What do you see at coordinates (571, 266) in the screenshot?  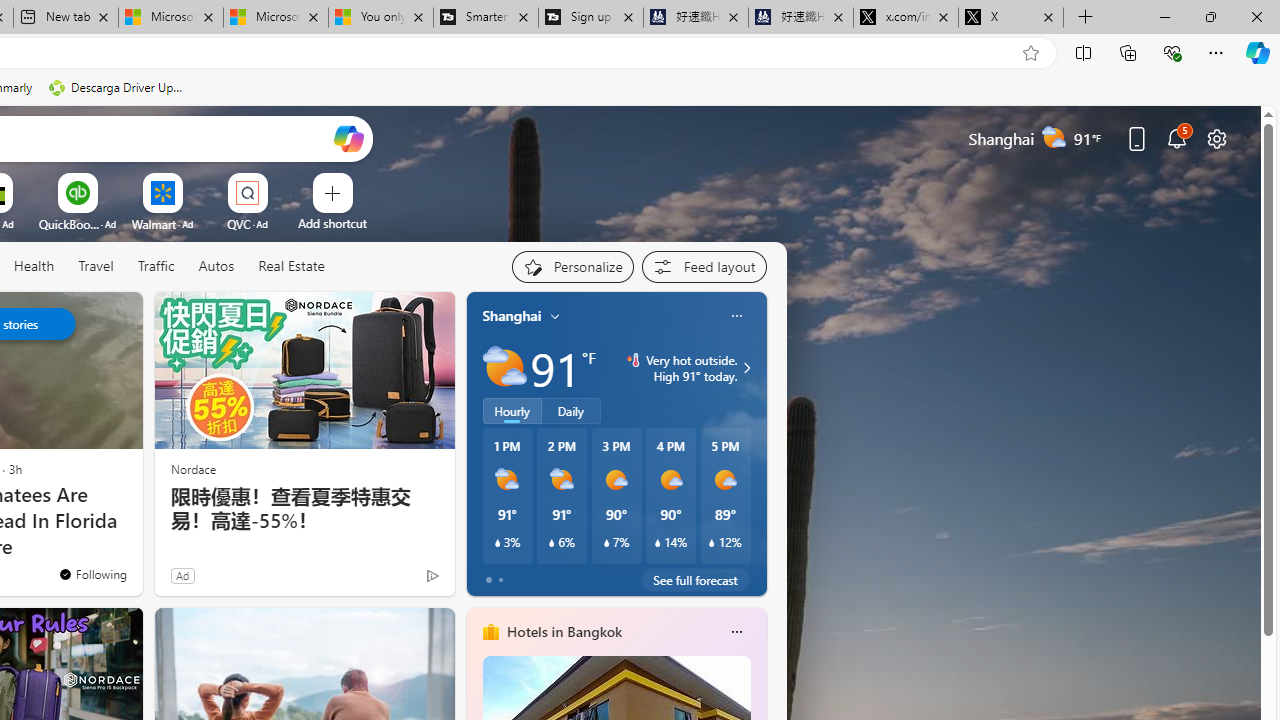 I see `'Personalize your feed"'` at bounding box center [571, 266].